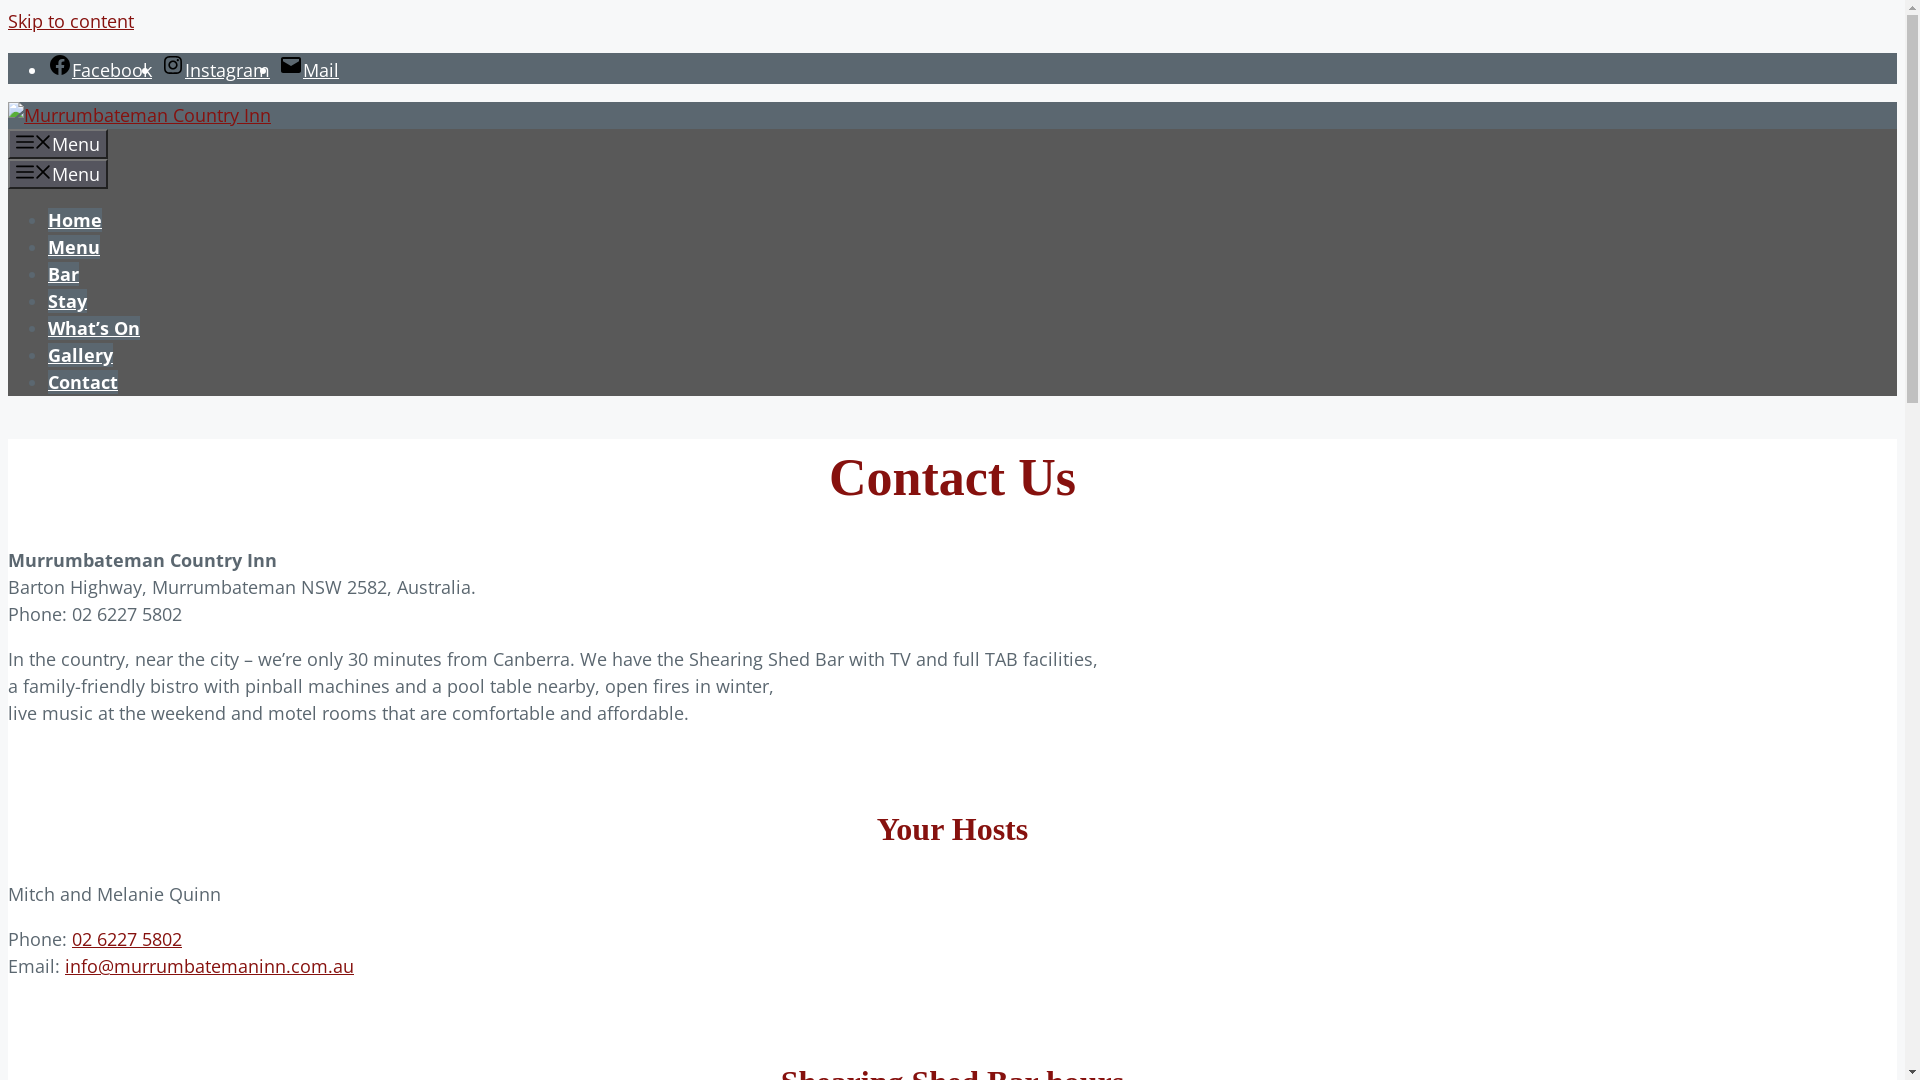 This screenshot has height=1080, width=1920. Describe the element at coordinates (67, 300) in the screenshot. I see `'Stay'` at that location.